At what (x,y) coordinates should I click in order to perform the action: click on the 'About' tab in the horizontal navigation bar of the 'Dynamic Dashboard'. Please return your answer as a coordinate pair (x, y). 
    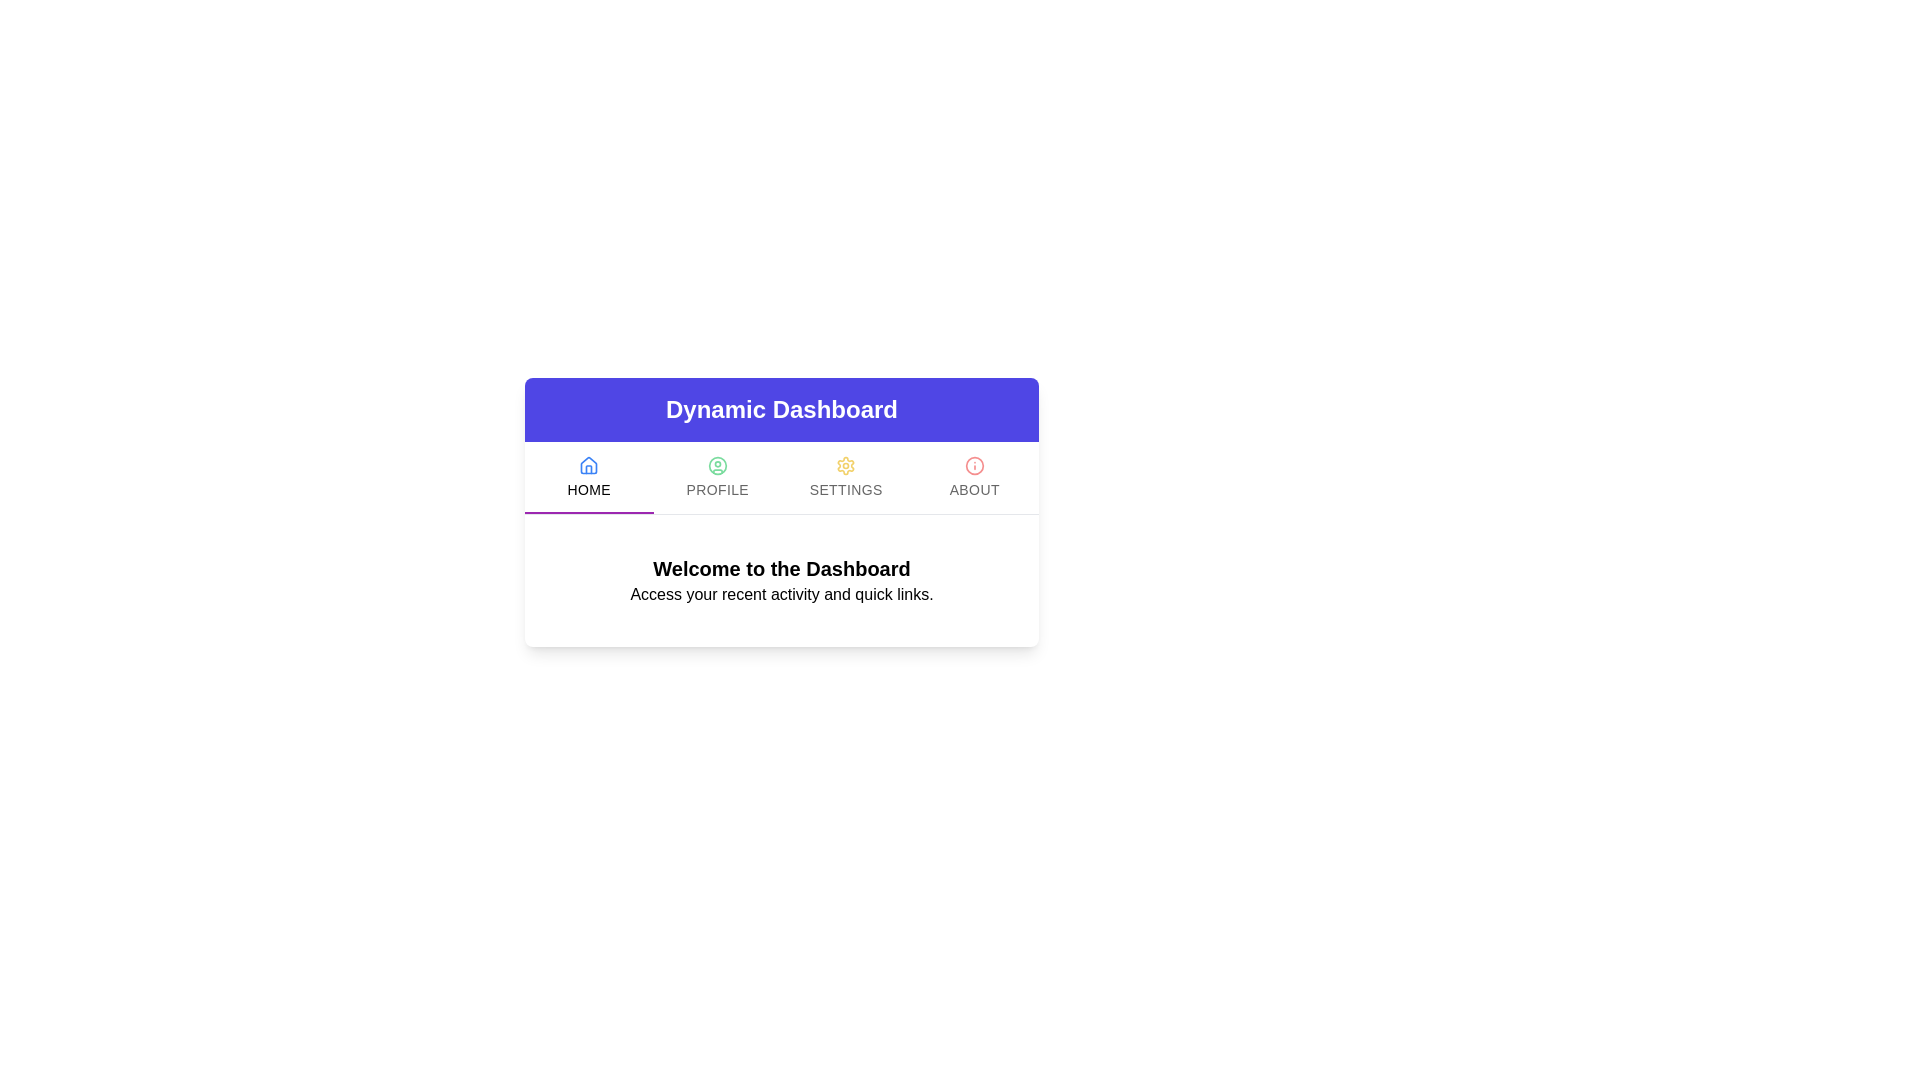
    Looking at the image, I should click on (974, 478).